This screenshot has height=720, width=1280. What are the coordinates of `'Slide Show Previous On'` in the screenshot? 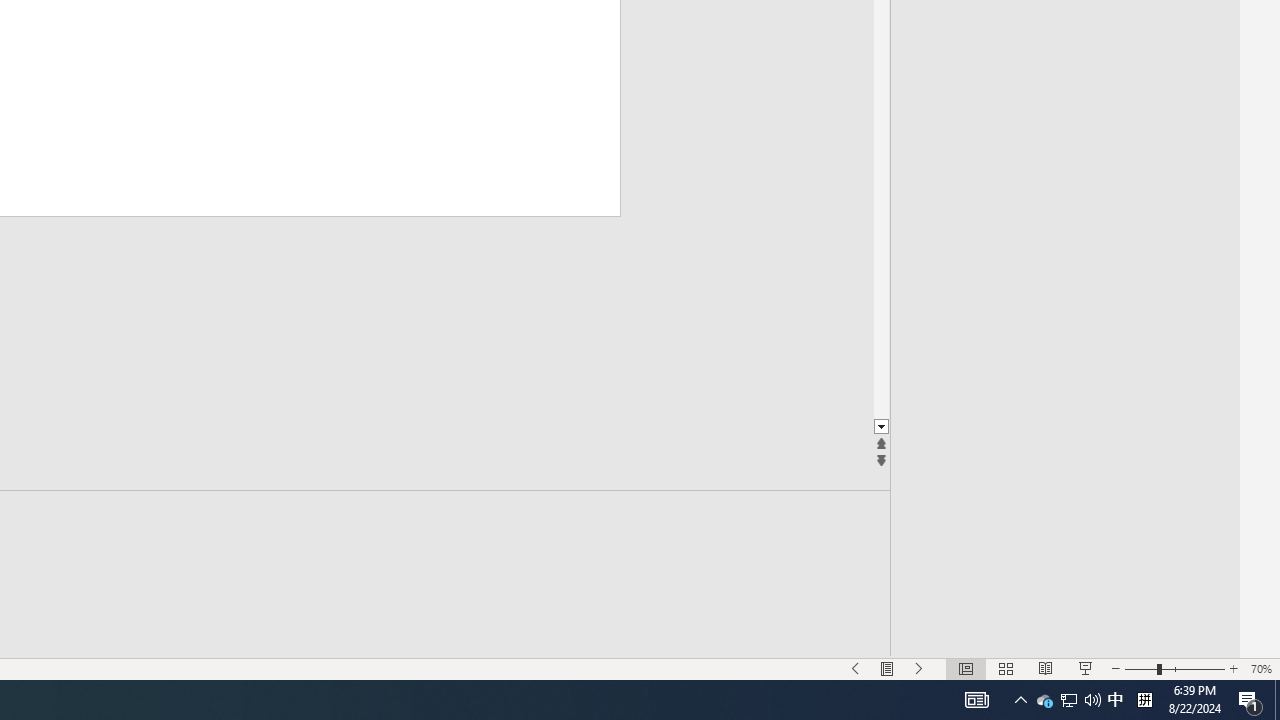 It's located at (855, 669).